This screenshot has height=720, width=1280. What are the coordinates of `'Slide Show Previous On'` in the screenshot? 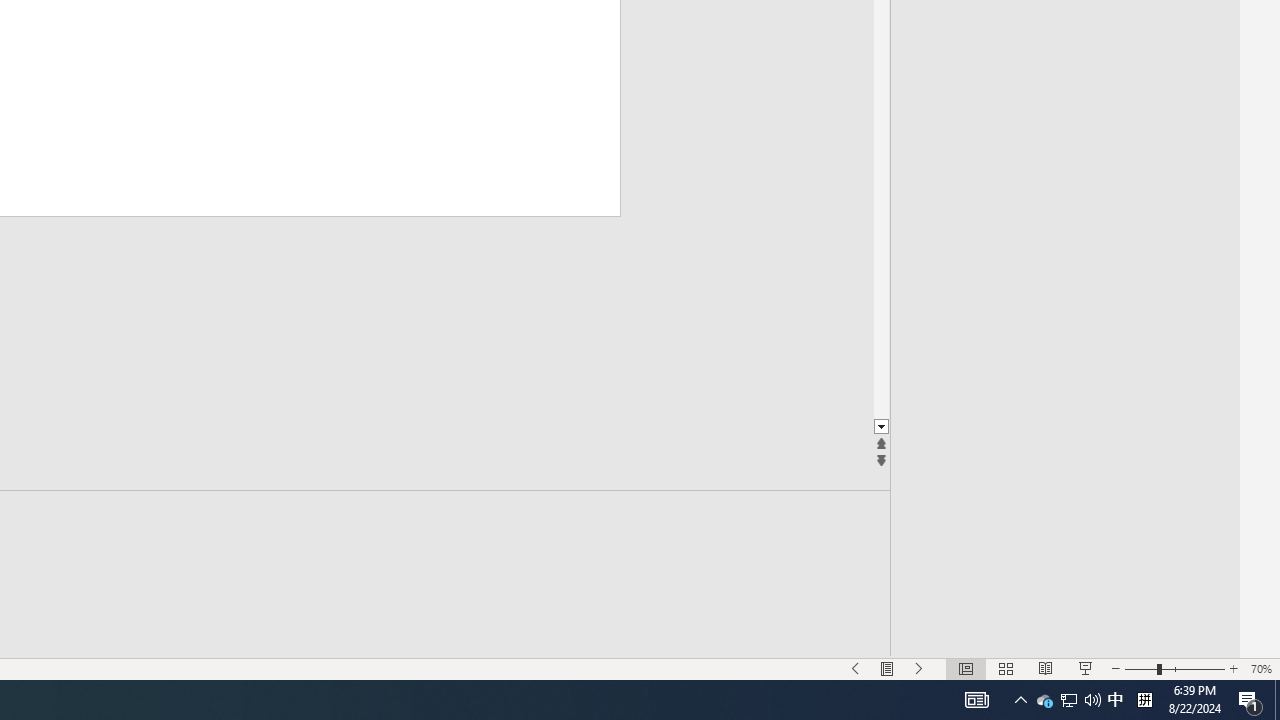 It's located at (855, 669).